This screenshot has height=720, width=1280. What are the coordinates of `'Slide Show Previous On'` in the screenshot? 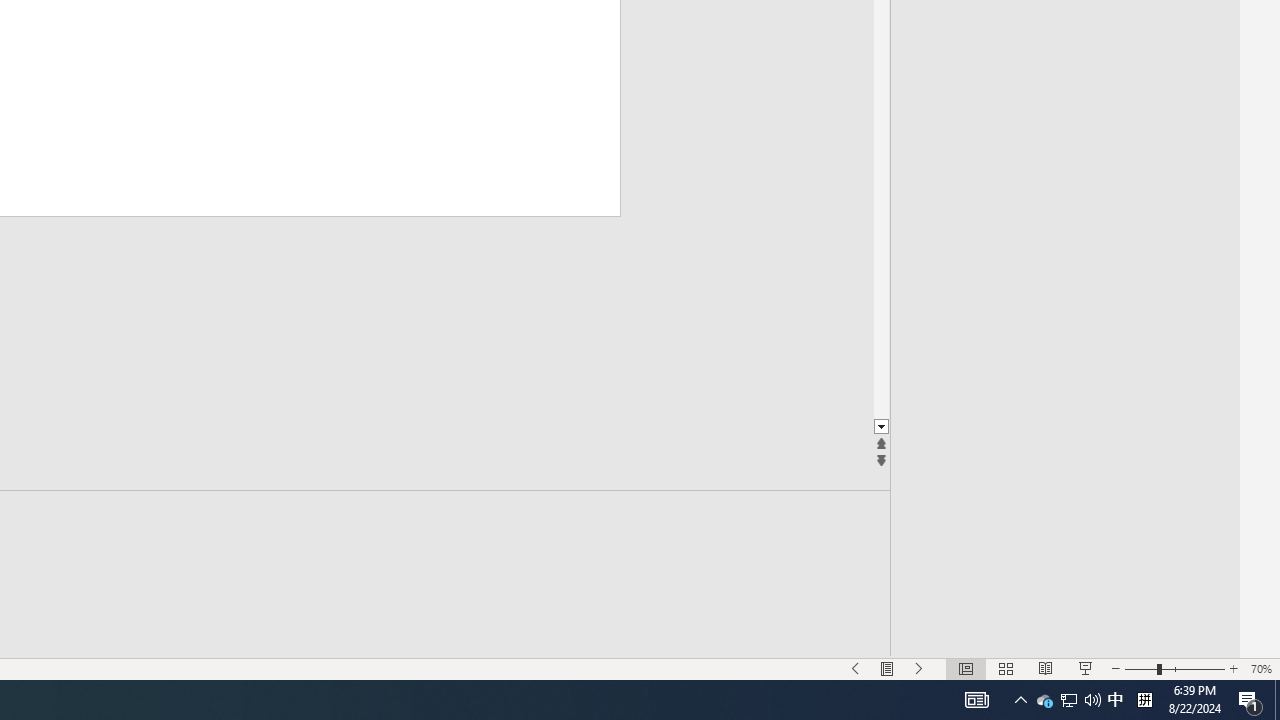 It's located at (855, 669).